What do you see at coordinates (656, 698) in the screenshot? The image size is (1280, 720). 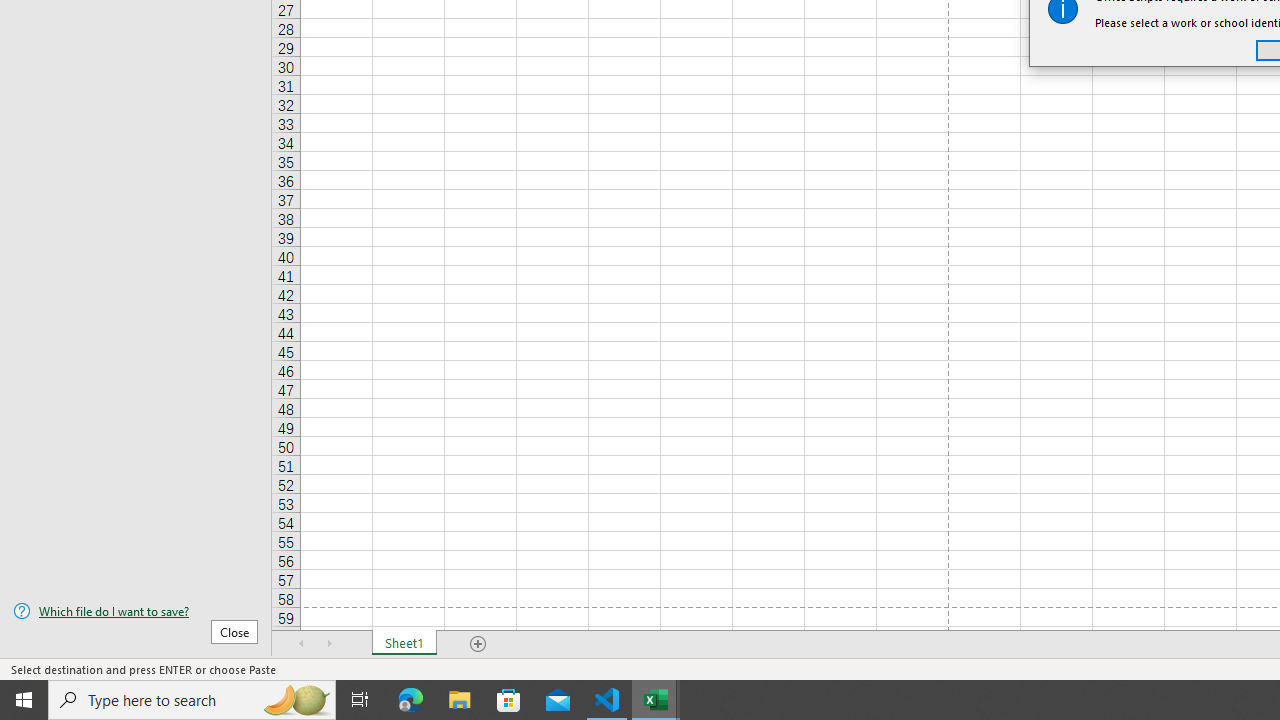 I see `'Excel - 2 running windows'` at bounding box center [656, 698].